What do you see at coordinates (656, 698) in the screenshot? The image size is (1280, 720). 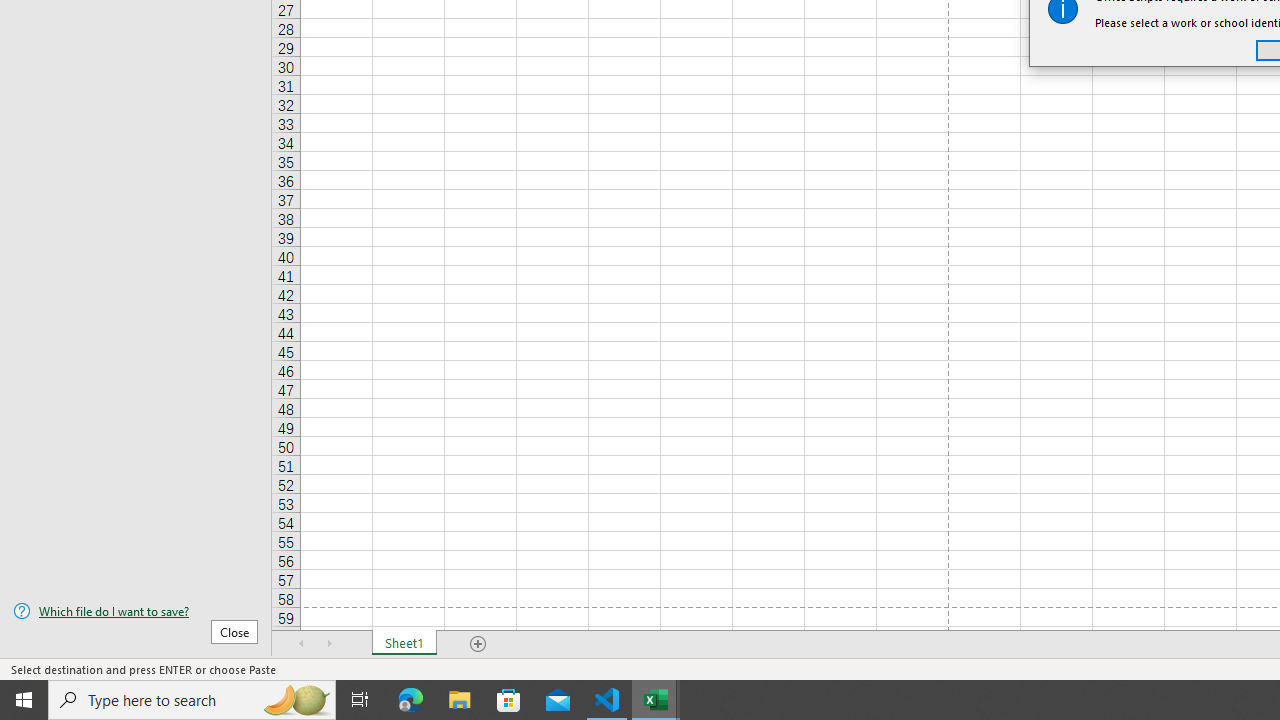 I see `'Excel - 2 running windows'` at bounding box center [656, 698].